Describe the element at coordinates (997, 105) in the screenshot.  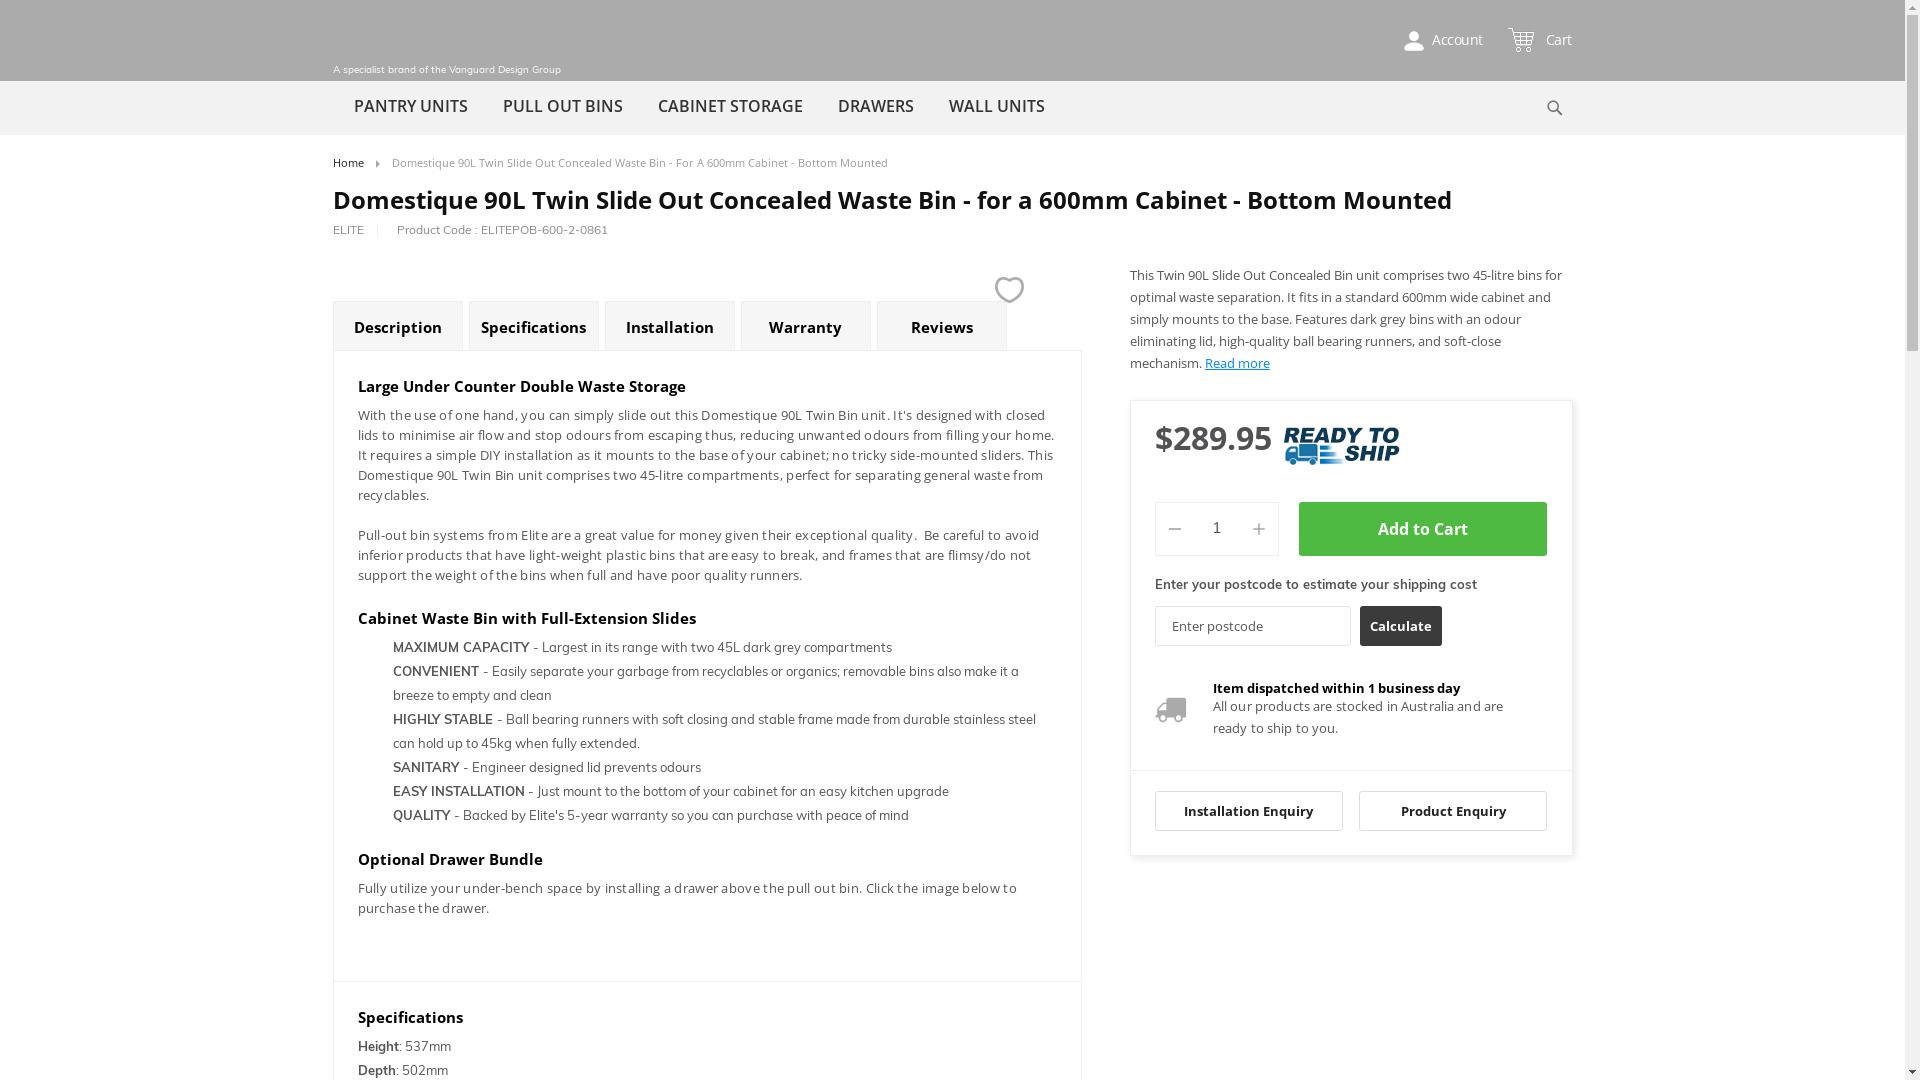
I see `'WALL UNITS'` at that location.